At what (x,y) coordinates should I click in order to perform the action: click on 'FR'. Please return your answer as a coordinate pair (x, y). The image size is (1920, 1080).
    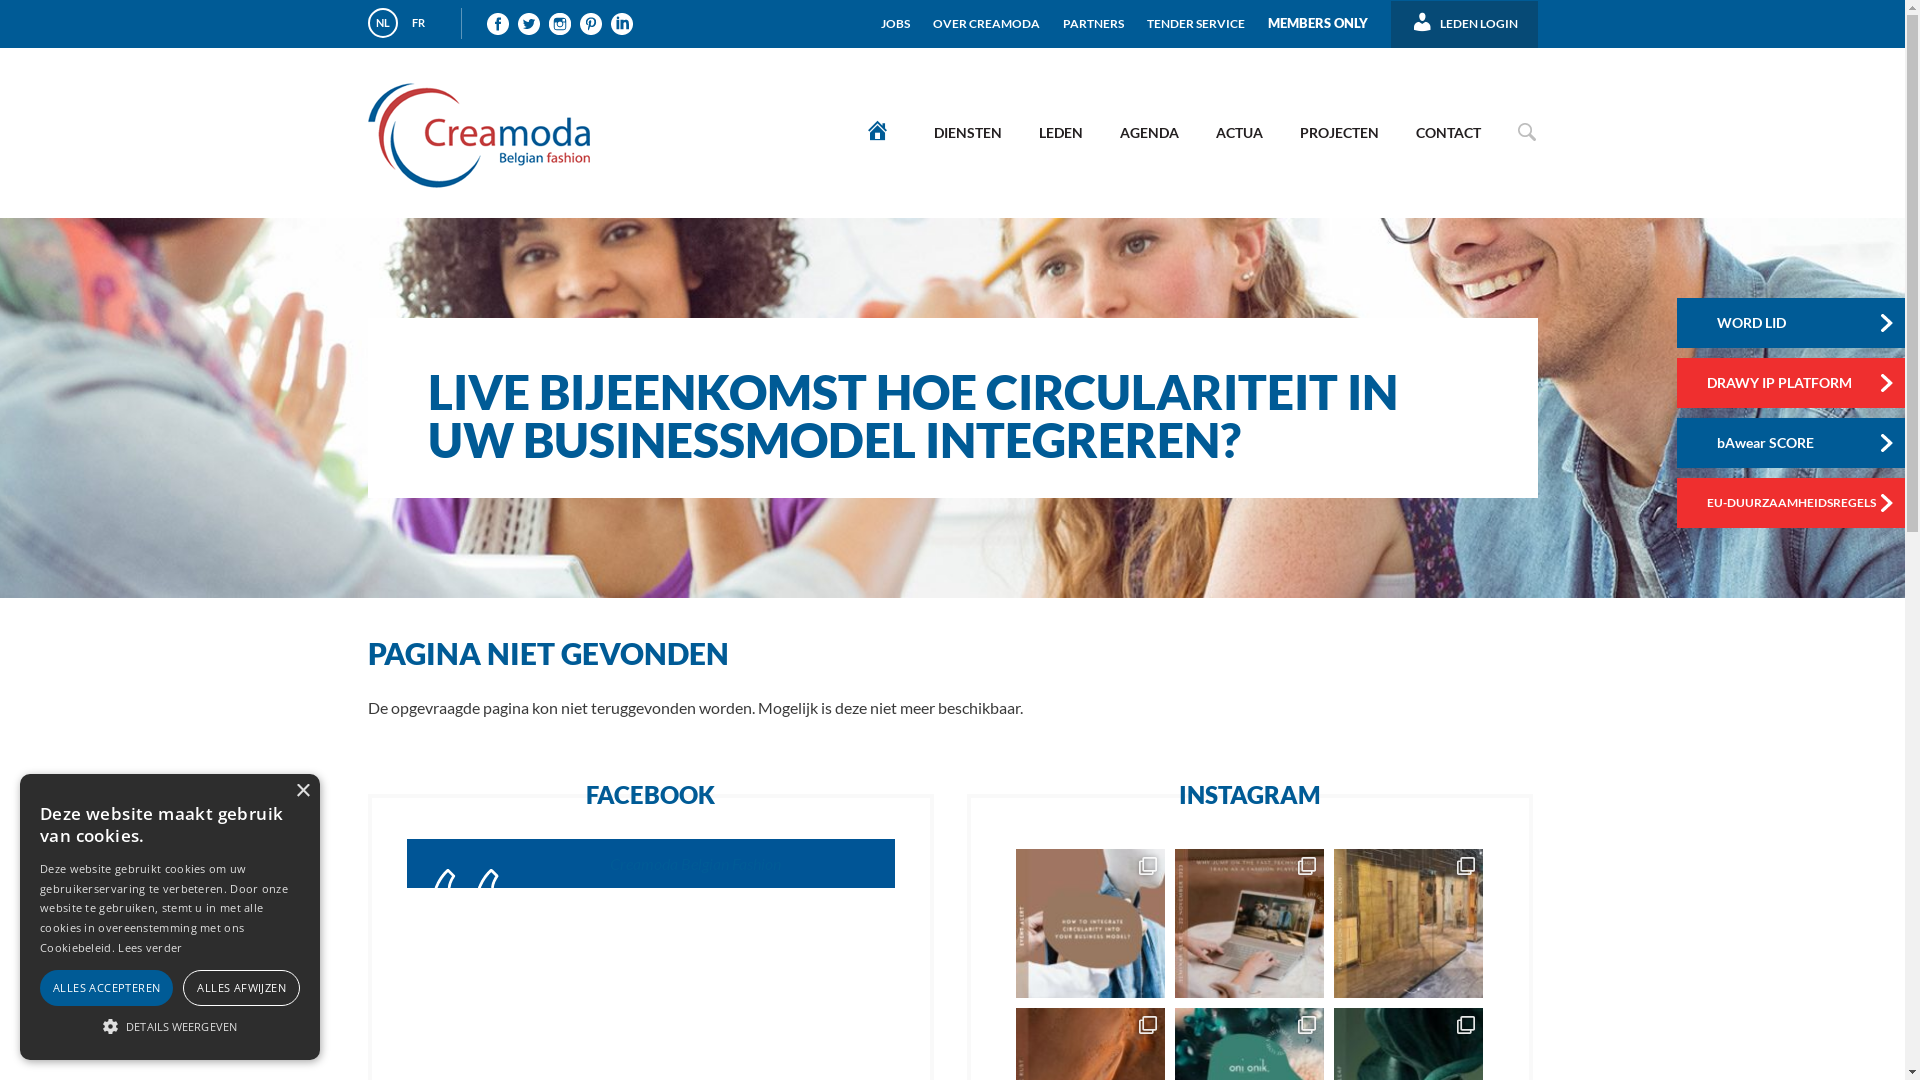
    Looking at the image, I should click on (402, 23).